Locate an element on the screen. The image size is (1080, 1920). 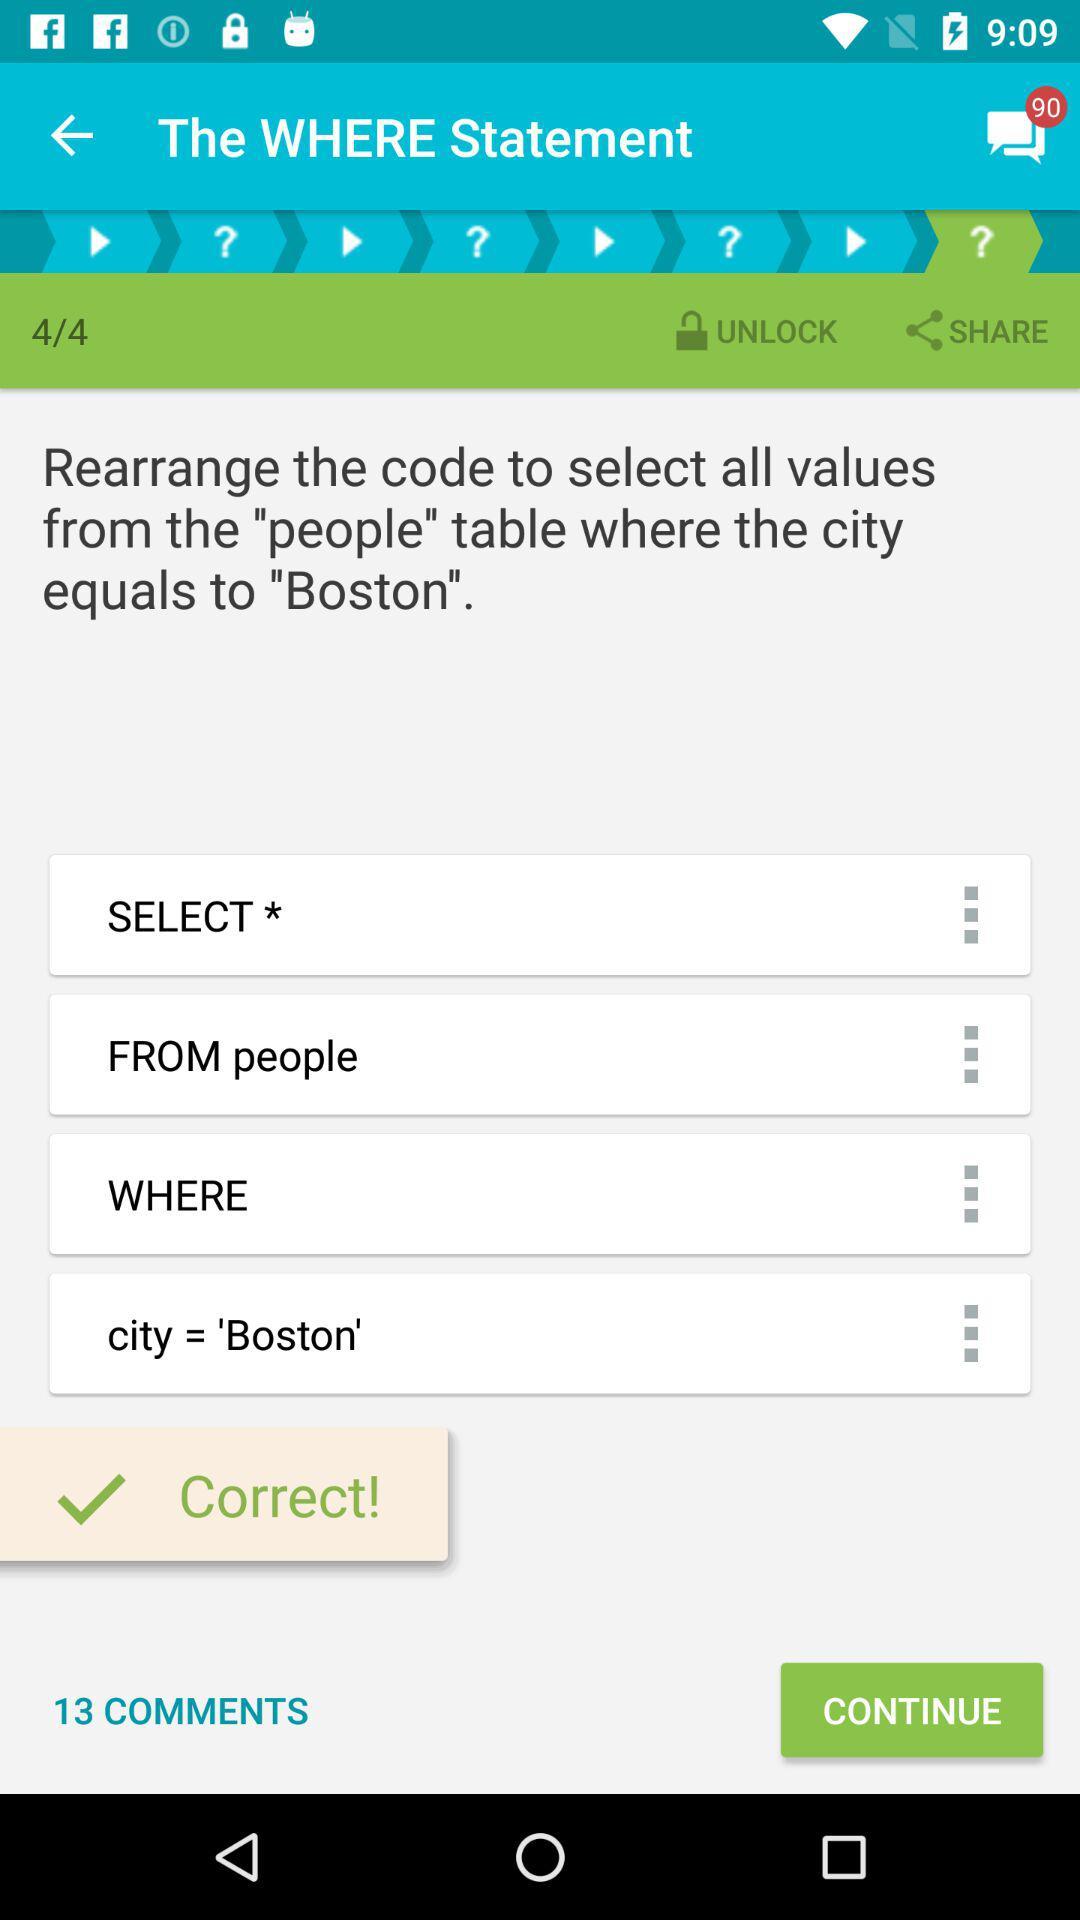
item next to the the where statement icon is located at coordinates (72, 135).